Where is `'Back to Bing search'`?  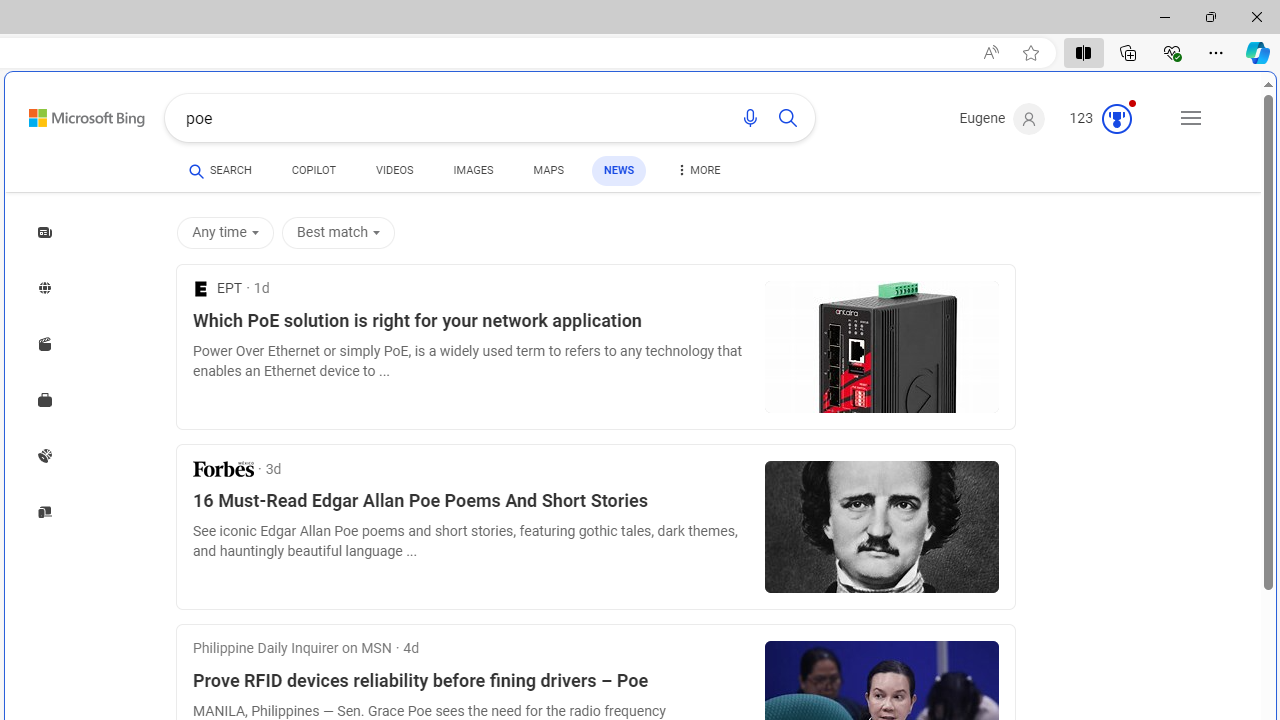 'Back to Bing search' is located at coordinates (74, 114).